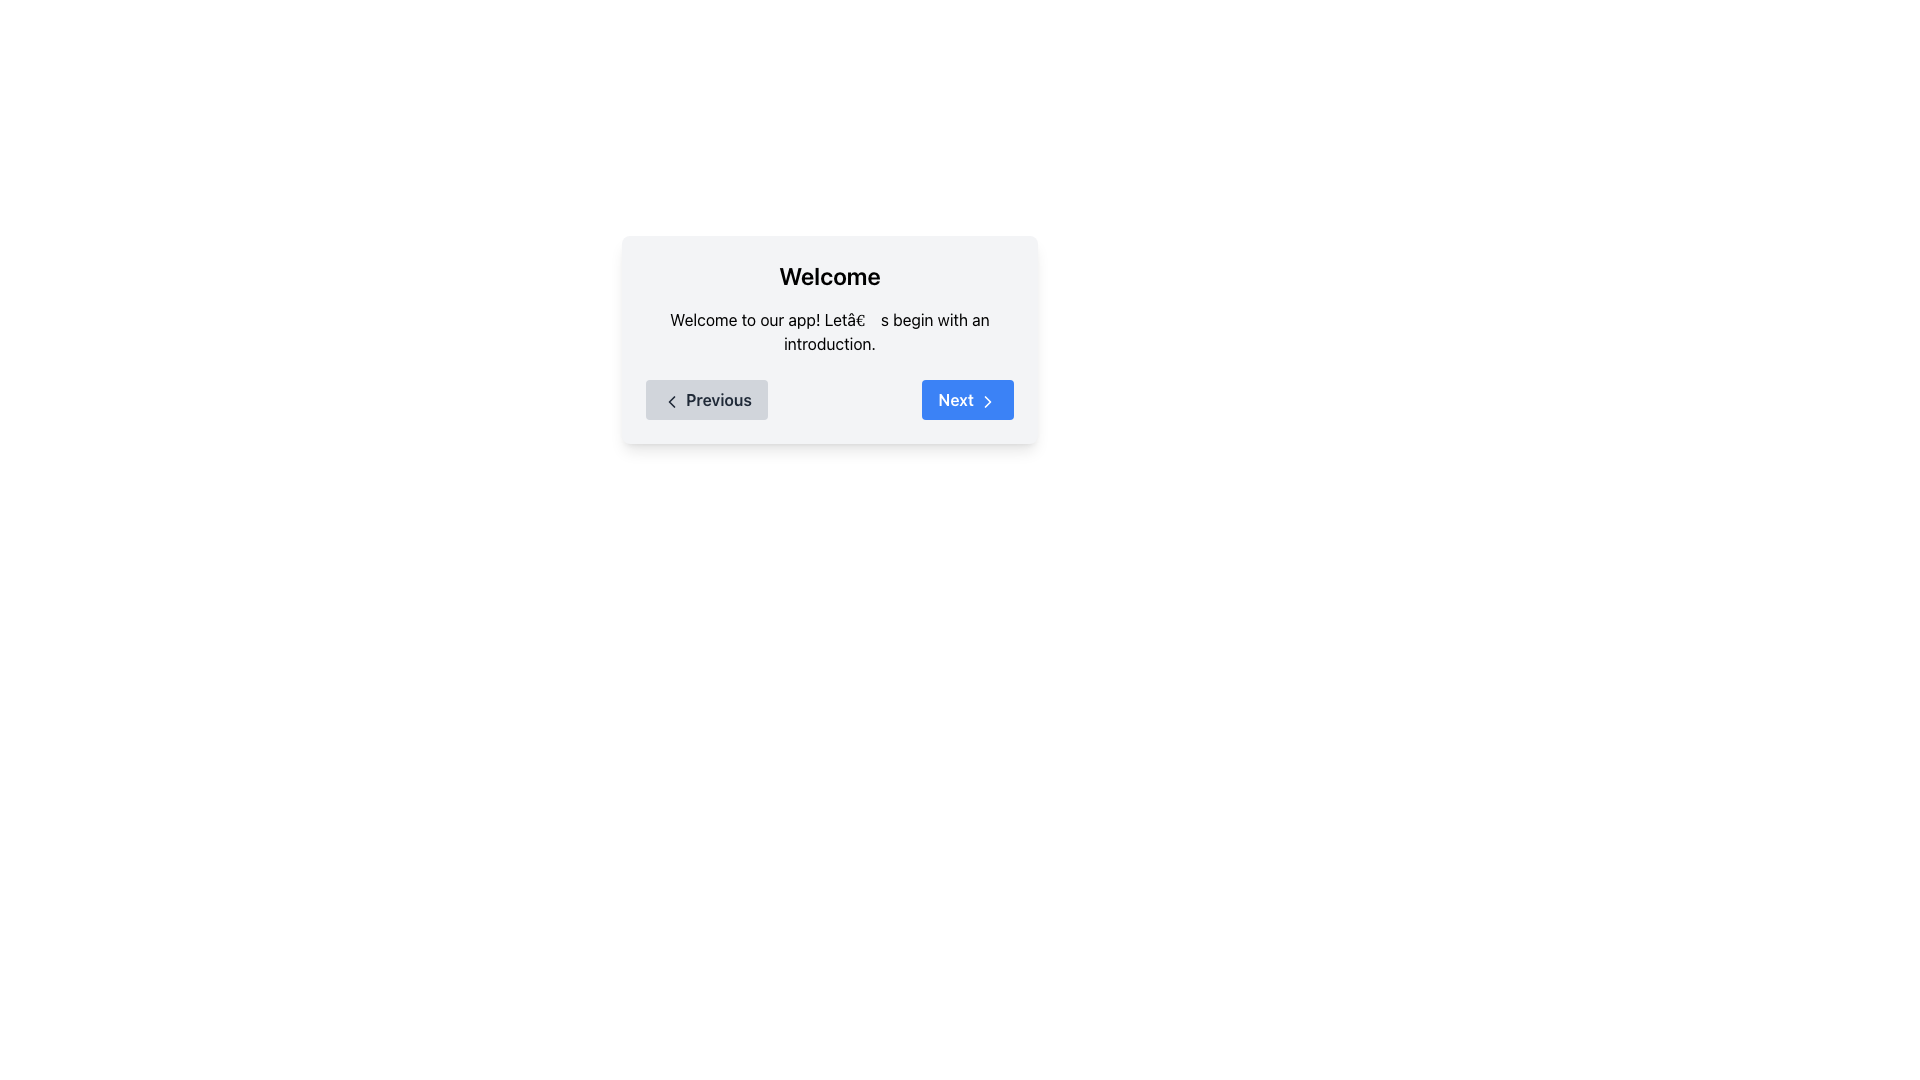 The width and height of the screenshot is (1920, 1080). I want to click on the navigation indicator icon located to the right of the 'Next' button text label, so click(987, 401).